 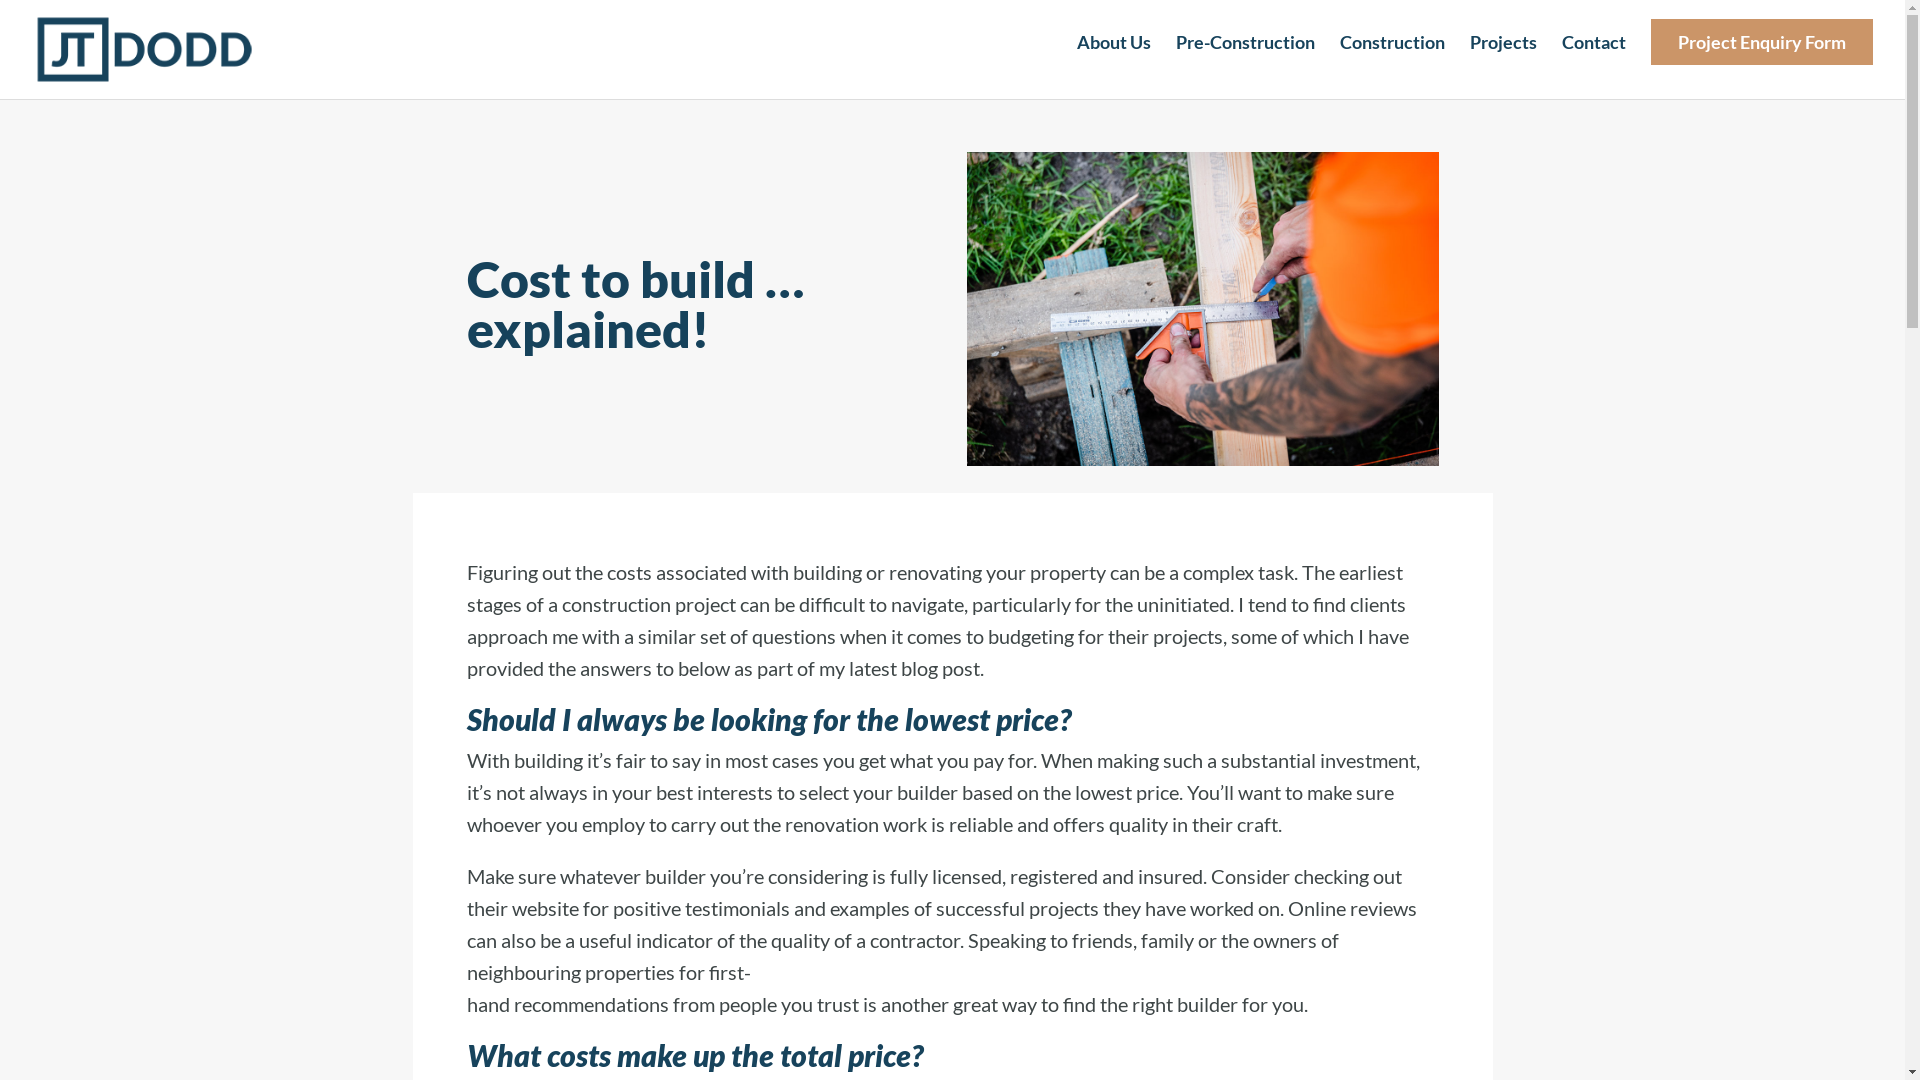 What do you see at coordinates (1503, 58) in the screenshot?
I see `'Projects'` at bounding box center [1503, 58].